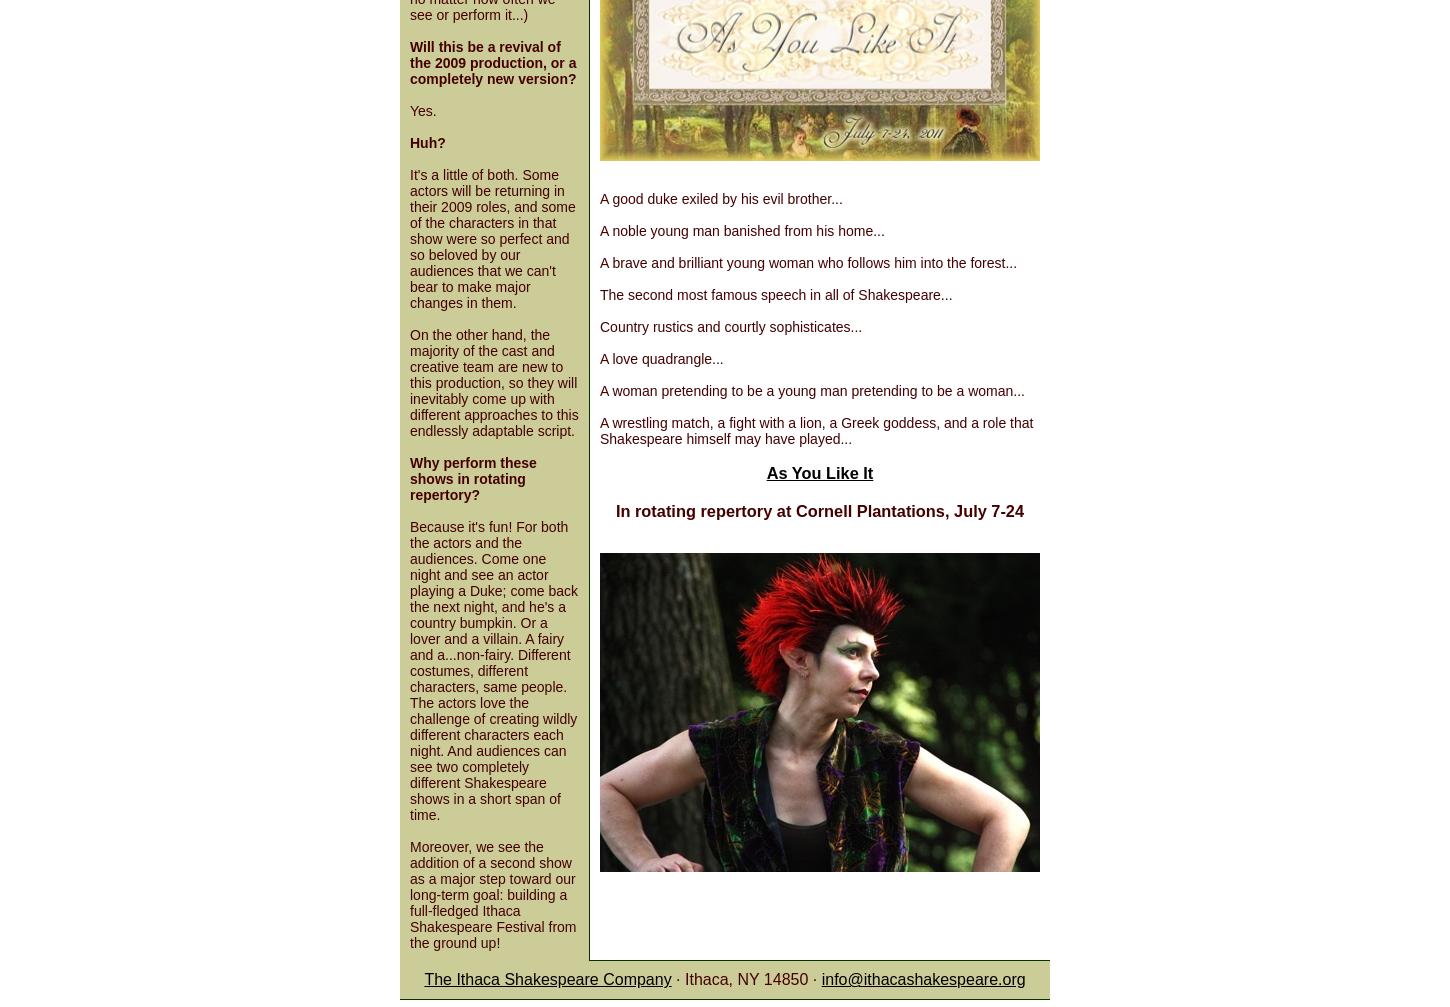  What do you see at coordinates (409, 894) in the screenshot?
I see `'Moreover, we see the addition of a second show as a major step toward our long-term goal: building a full-fledged Ithaca Shakespeare Festival from the ground up!'` at bounding box center [409, 894].